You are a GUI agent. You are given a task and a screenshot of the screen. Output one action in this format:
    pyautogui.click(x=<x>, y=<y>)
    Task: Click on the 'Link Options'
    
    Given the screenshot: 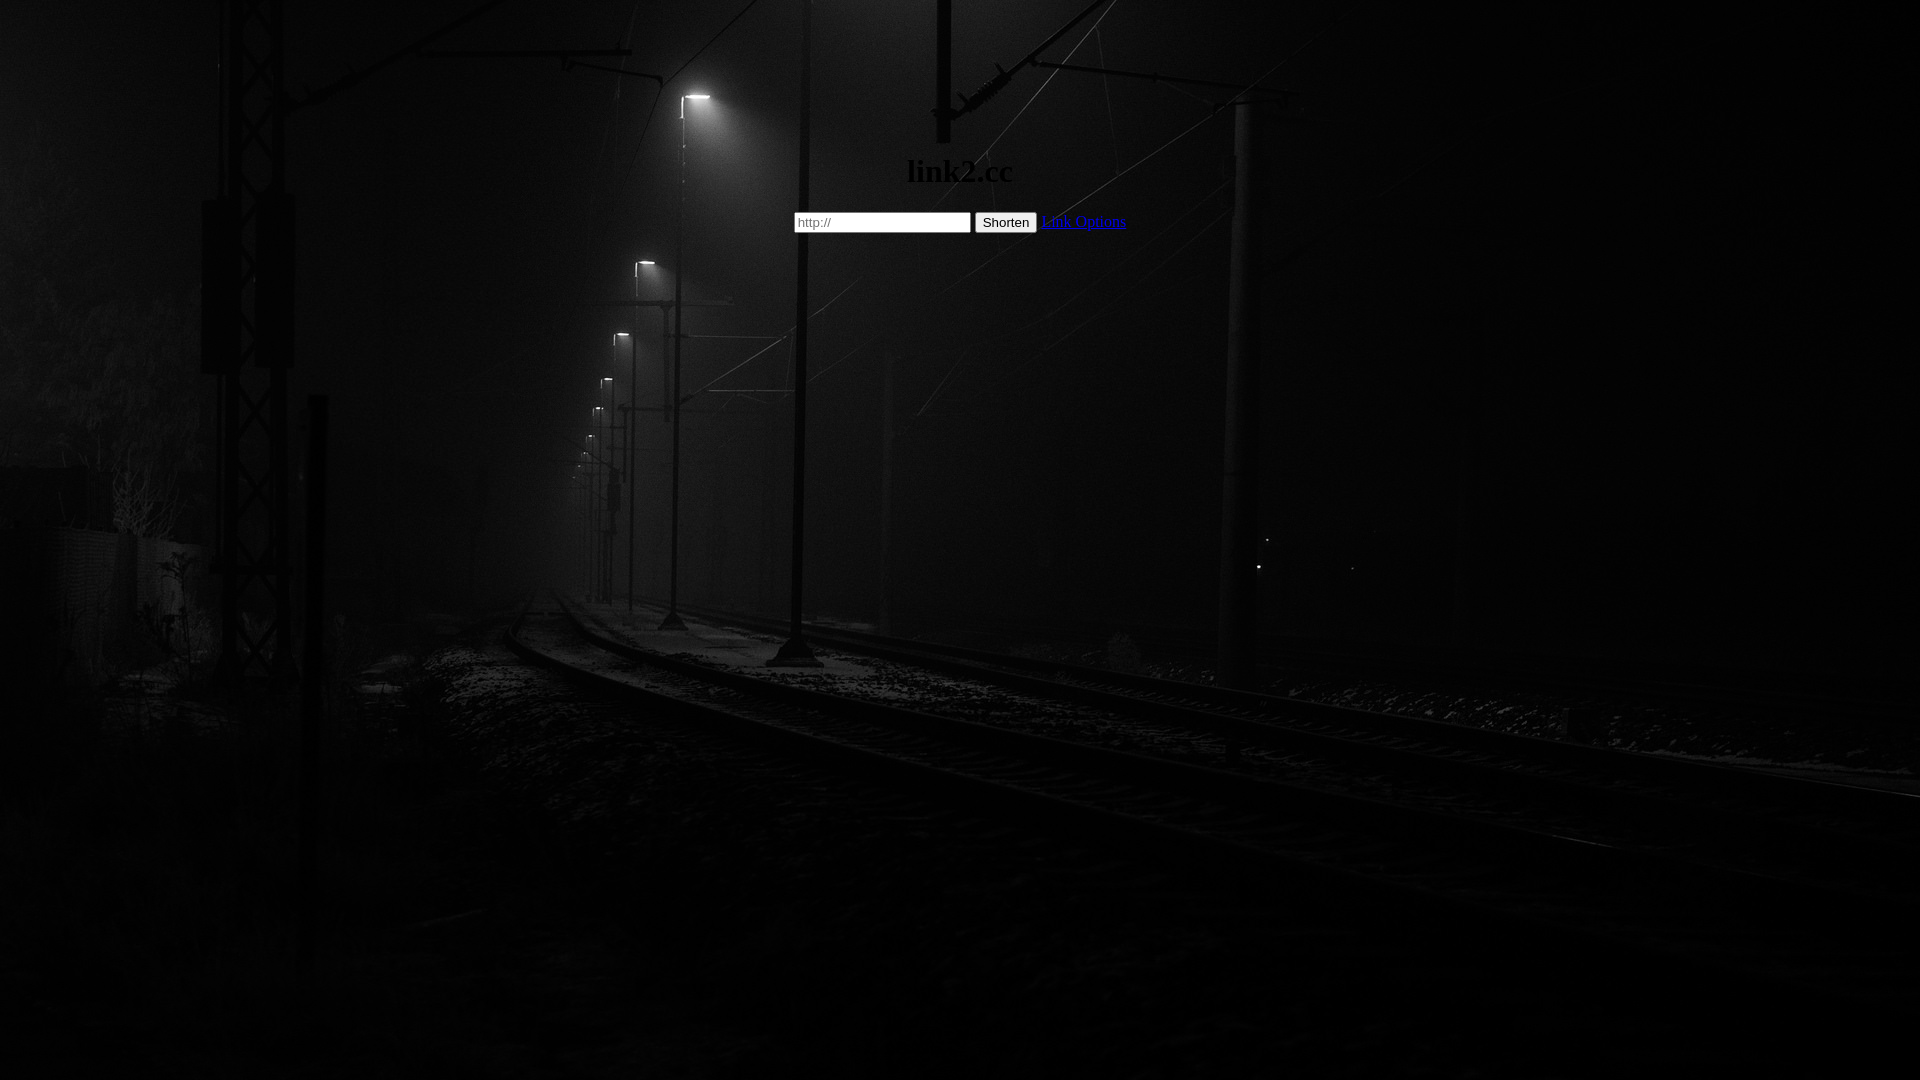 What is the action you would take?
    pyautogui.click(x=1082, y=221)
    